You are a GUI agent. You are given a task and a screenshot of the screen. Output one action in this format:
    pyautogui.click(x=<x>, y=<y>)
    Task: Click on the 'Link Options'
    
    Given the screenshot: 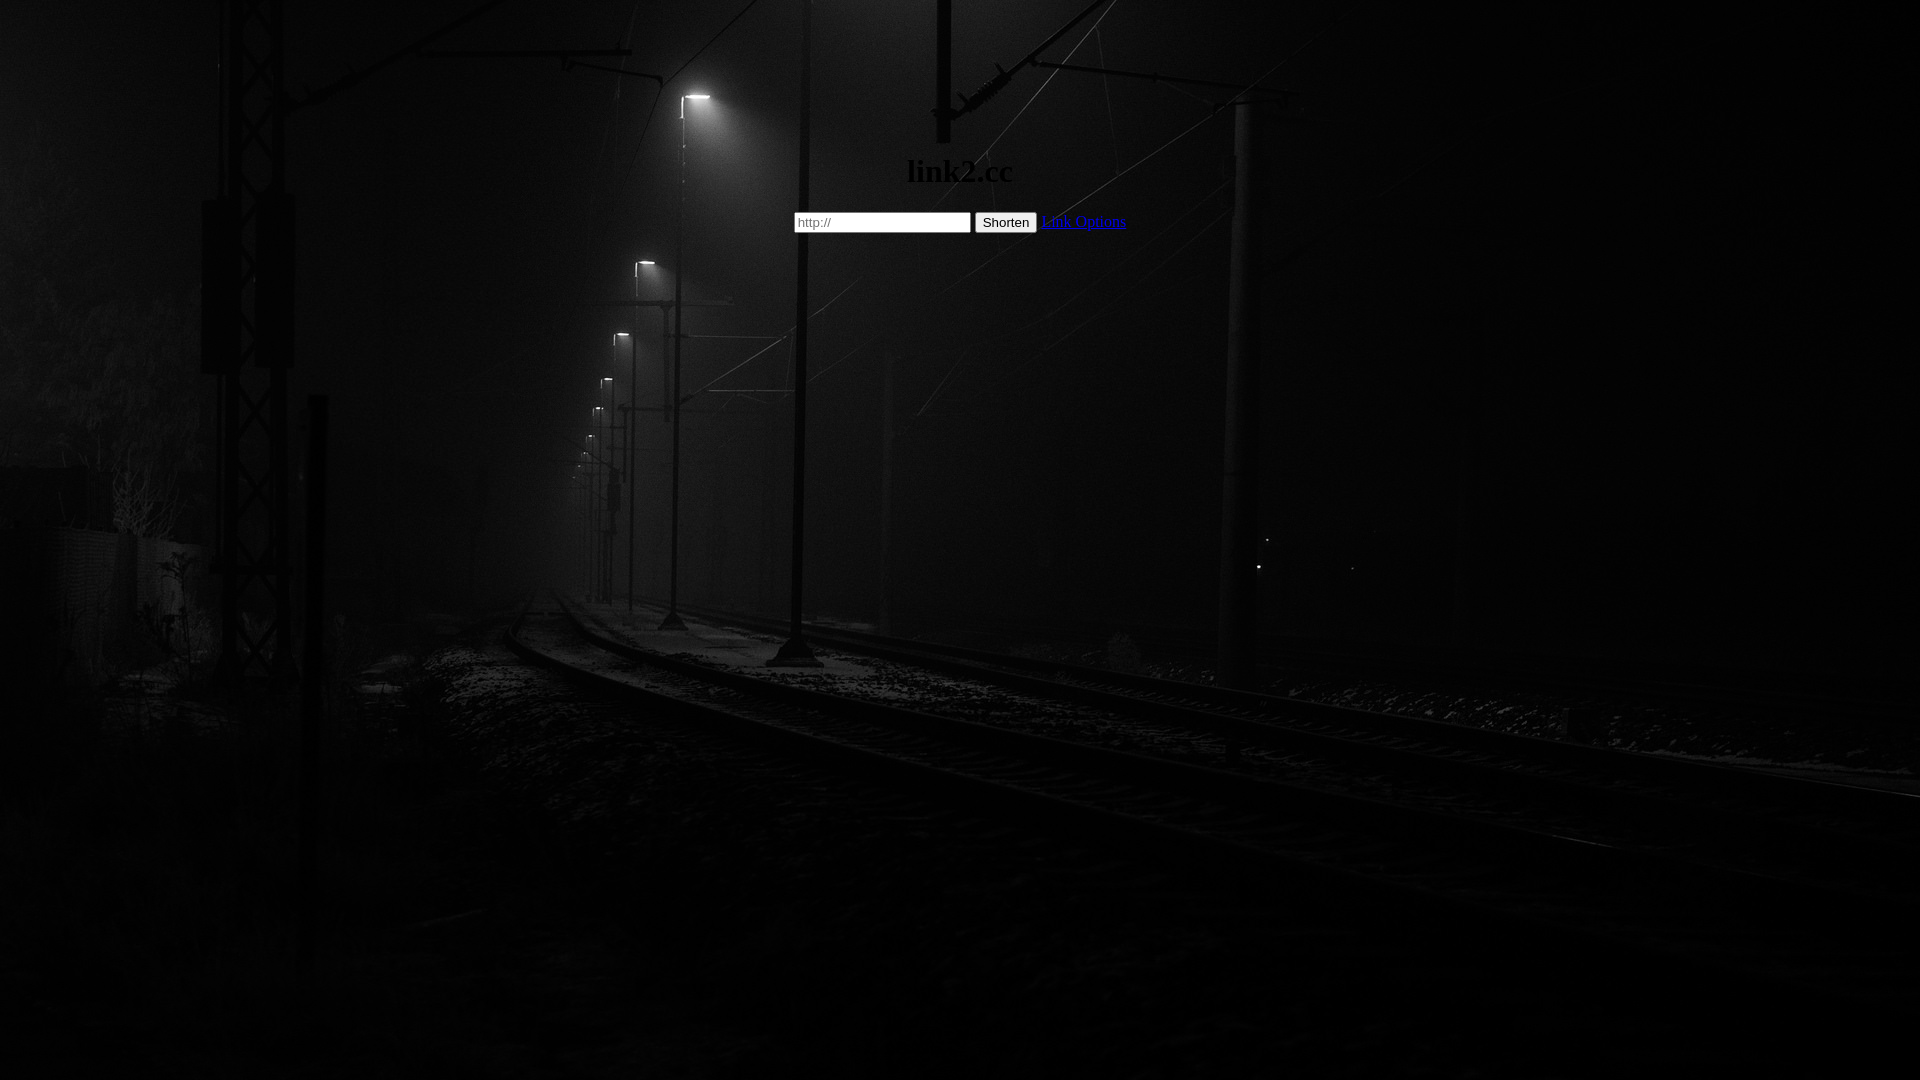 What is the action you would take?
    pyautogui.click(x=1082, y=221)
    